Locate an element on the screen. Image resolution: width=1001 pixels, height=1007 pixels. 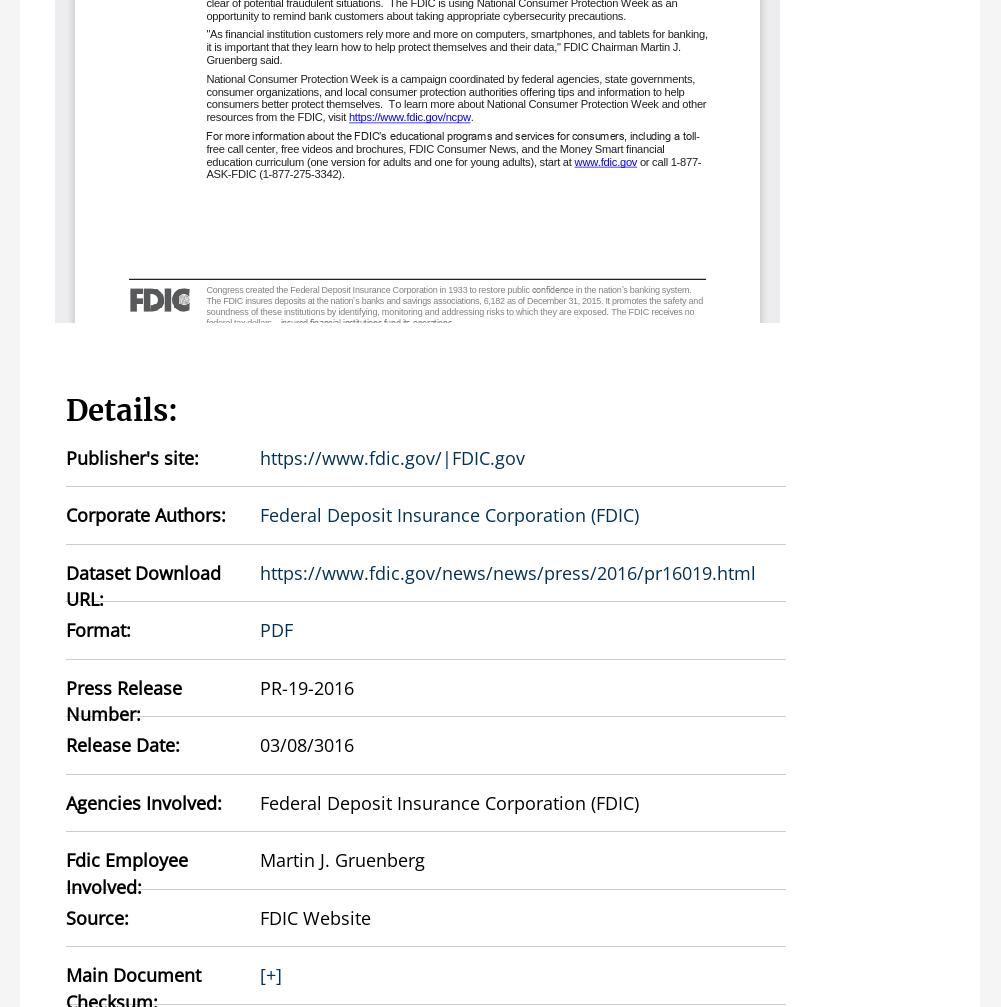
'Martin J. Gruenberg' is located at coordinates (342, 858).